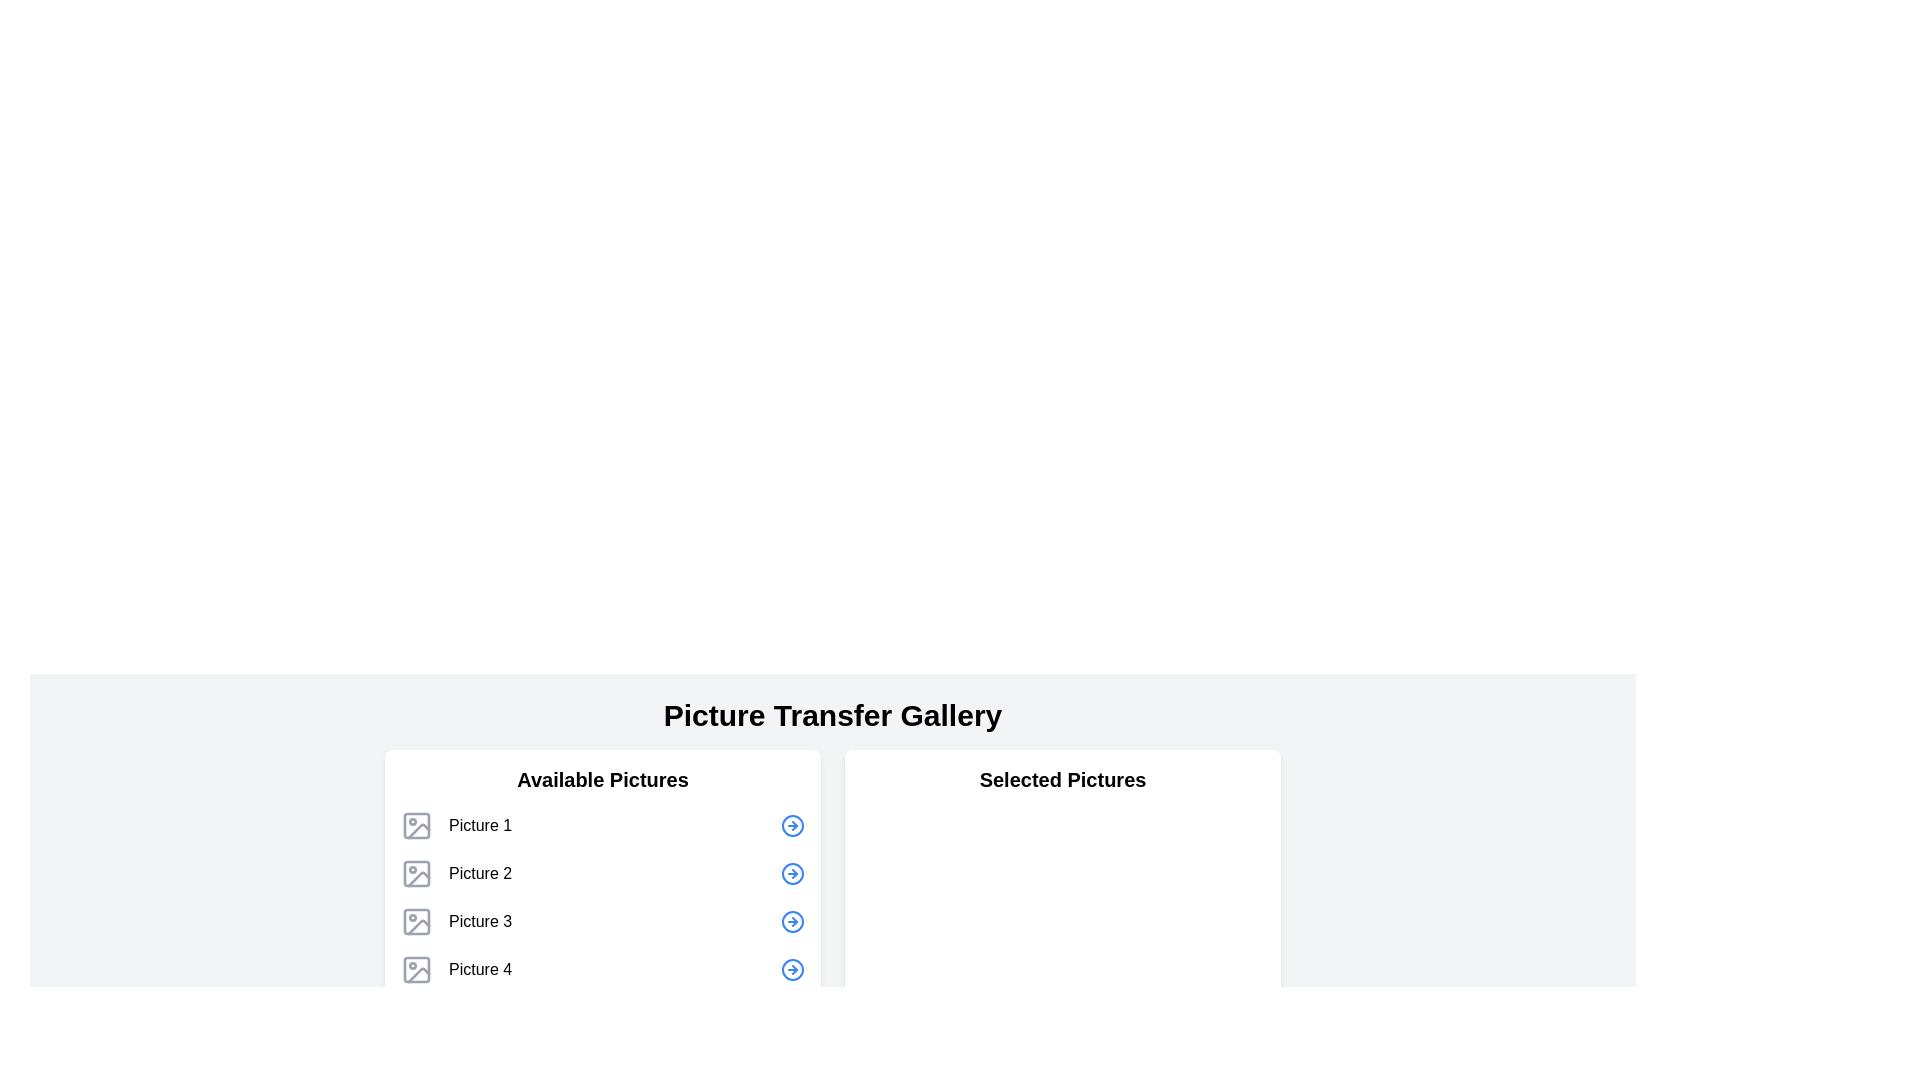 This screenshot has width=1920, height=1080. What do you see at coordinates (791, 1018) in the screenshot?
I see `the decorative vector graphic (circle) located at the bottom left of the grid of selectable pictures in the 'Available Pictures' section` at bounding box center [791, 1018].